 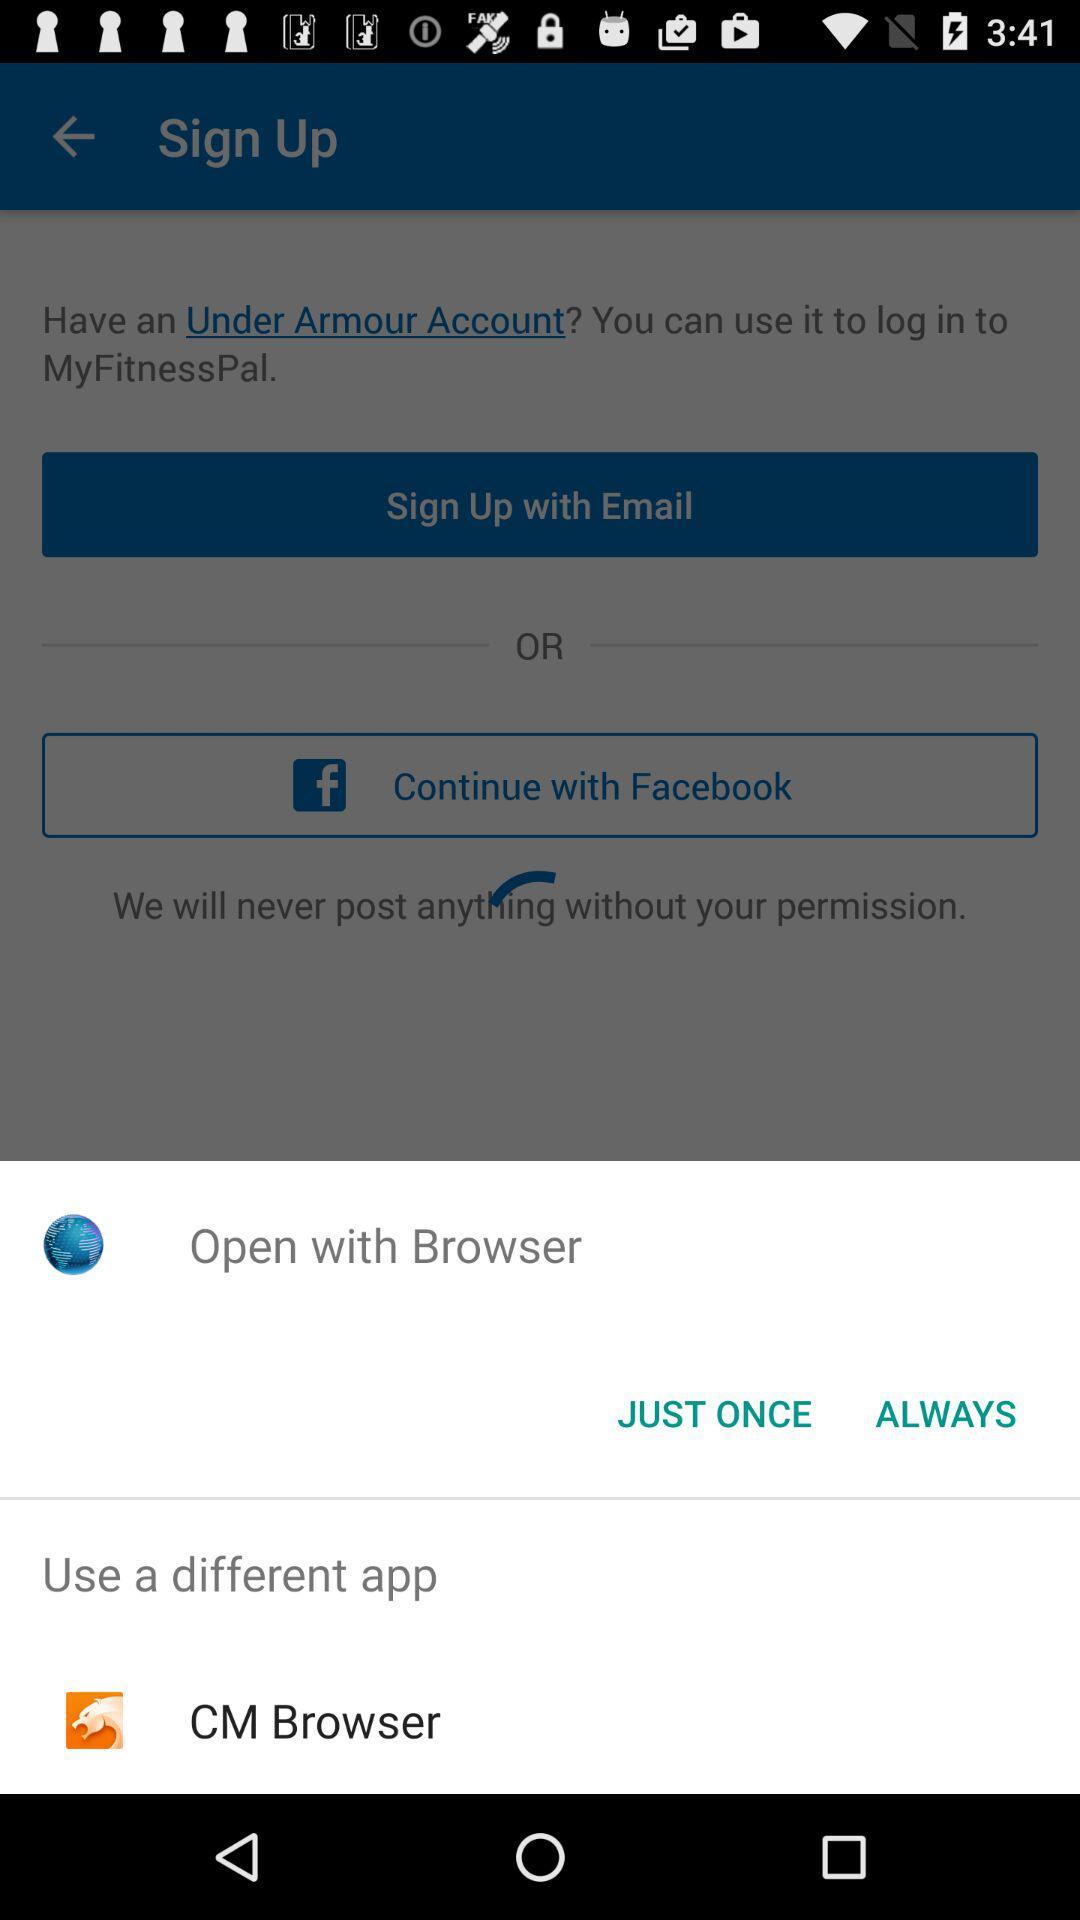 What do you see at coordinates (540, 1572) in the screenshot?
I see `the use a different app` at bounding box center [540, 1572].